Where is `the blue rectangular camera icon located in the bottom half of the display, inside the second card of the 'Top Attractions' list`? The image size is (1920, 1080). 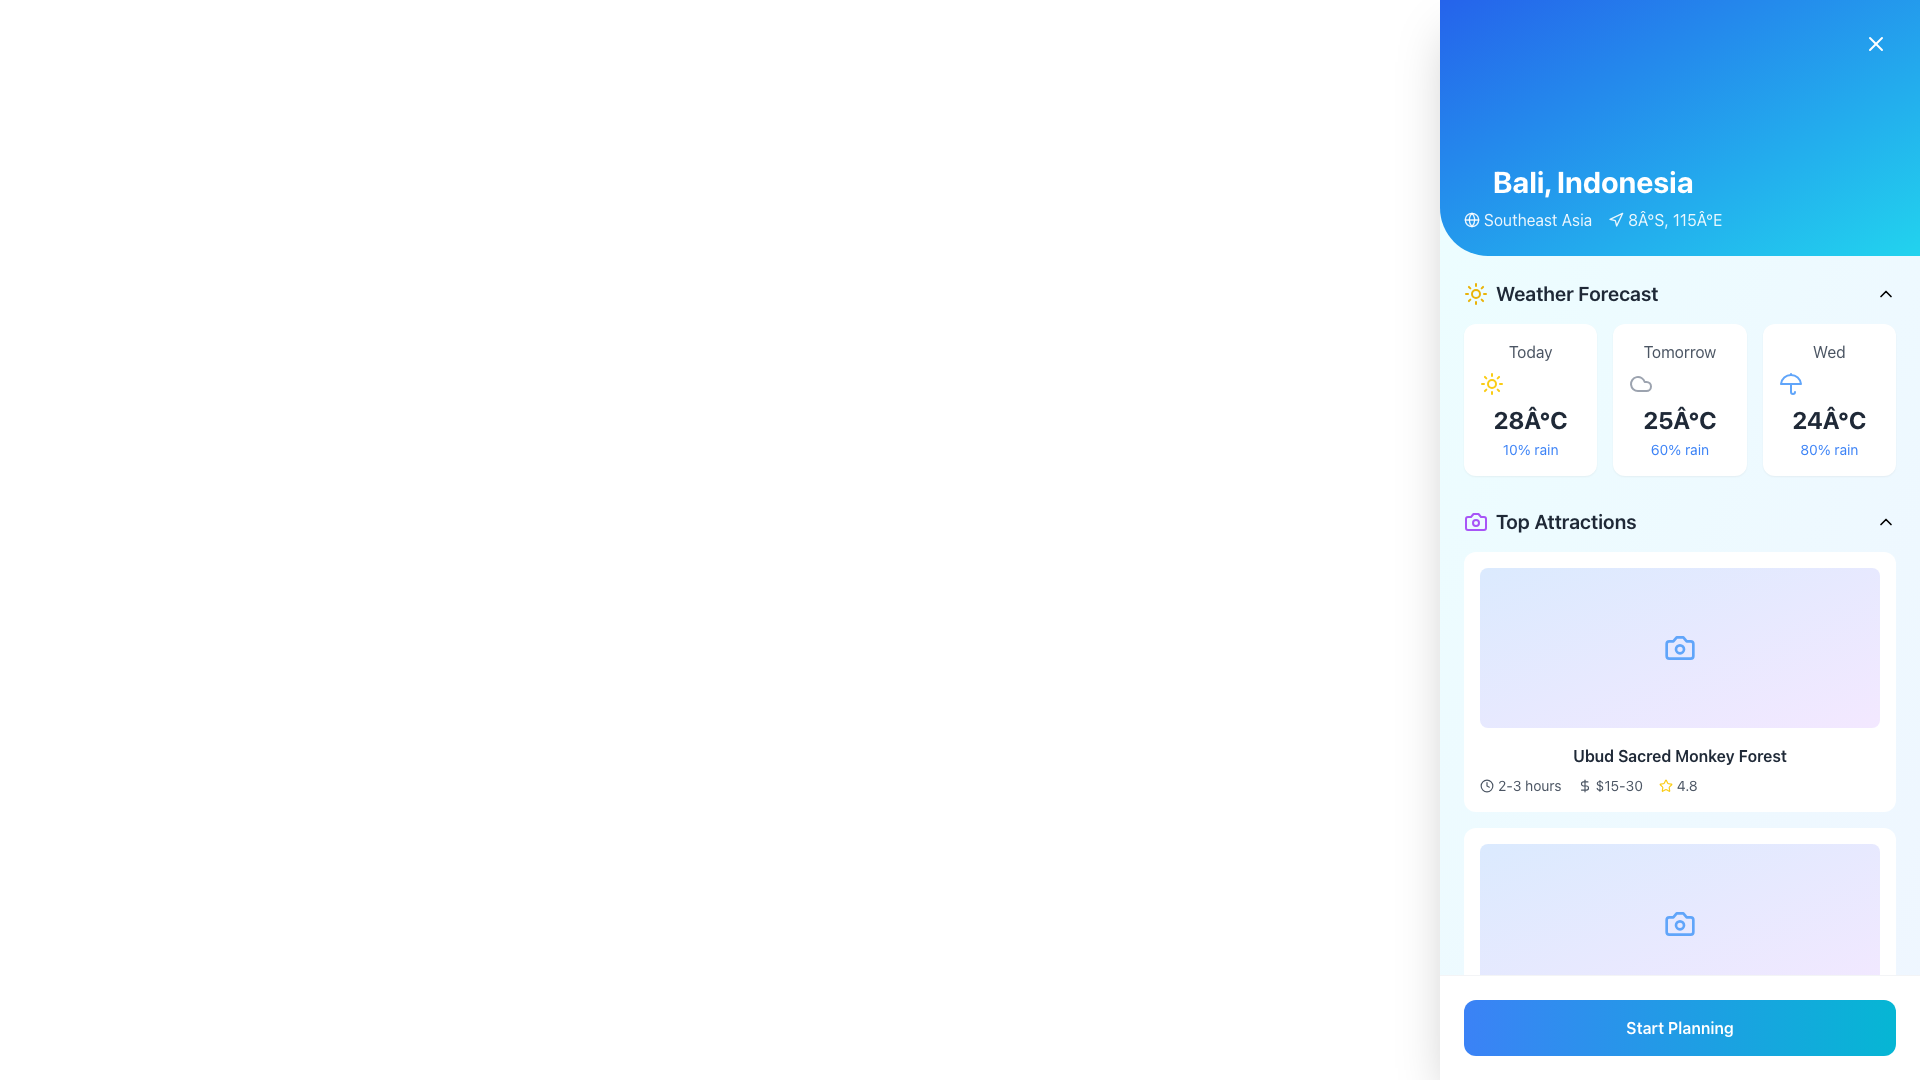
the blue rectangular camera icon located in the bottom half of the display, inside the second card of the 'Top Attractions' list is located at coordinates (1680, 924).